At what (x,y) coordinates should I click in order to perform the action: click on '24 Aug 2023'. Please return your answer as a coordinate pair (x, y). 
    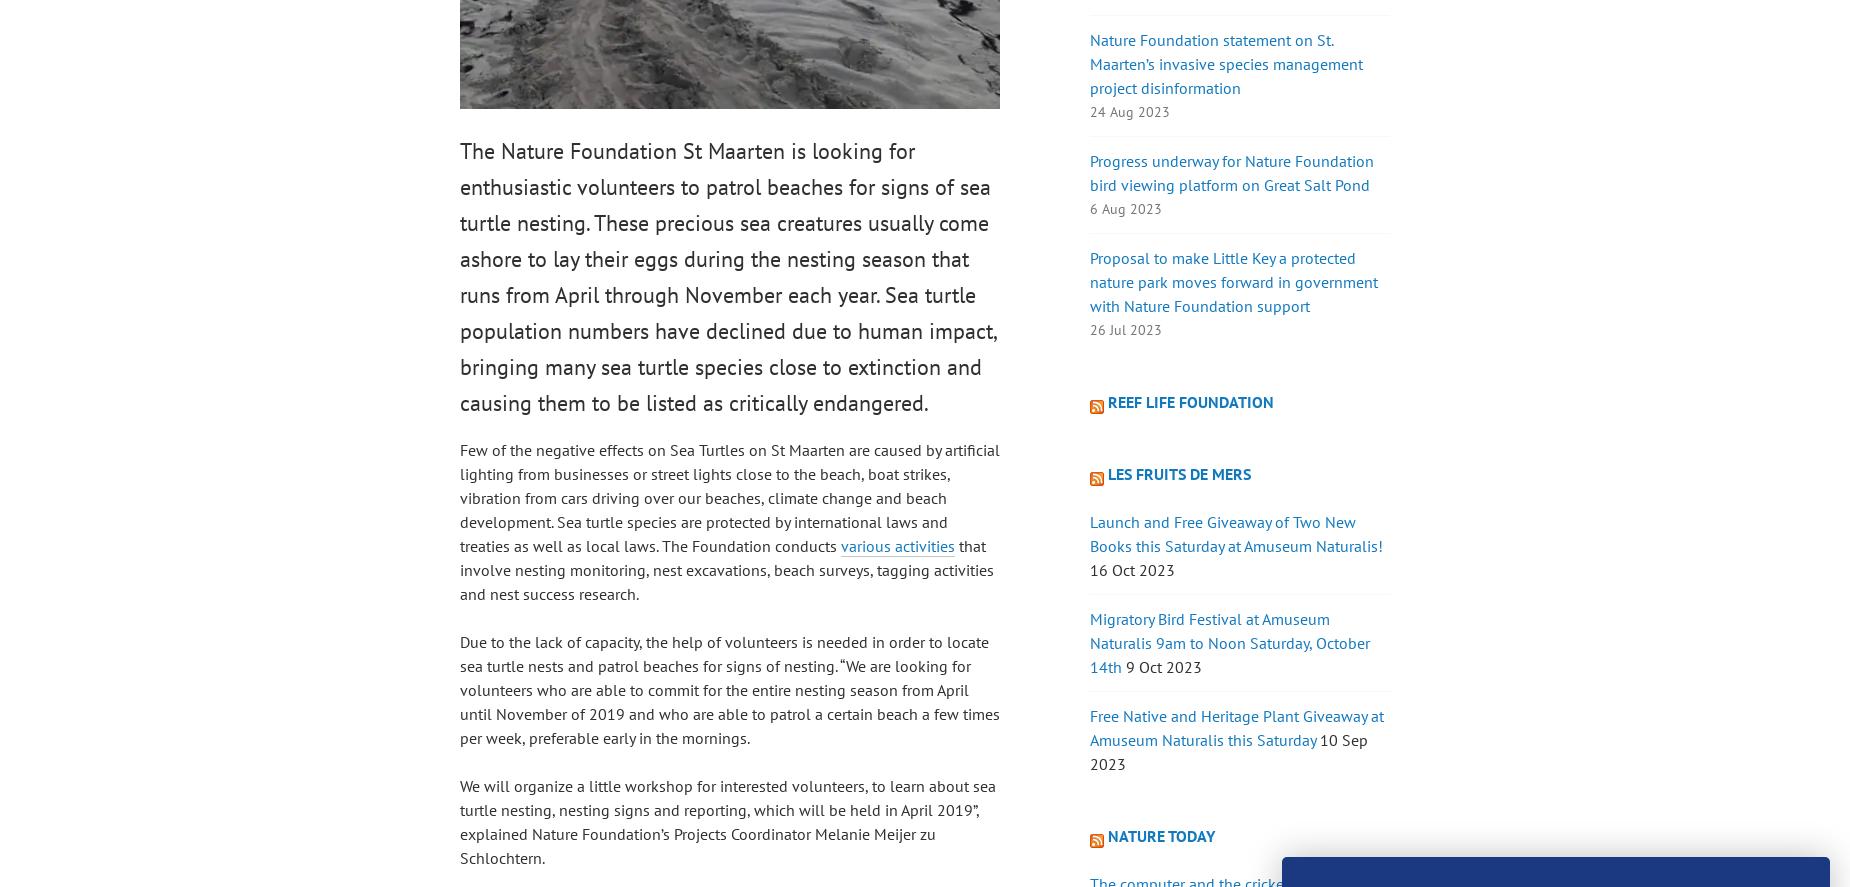
    Looking at the image, I should click on (1089, 112).